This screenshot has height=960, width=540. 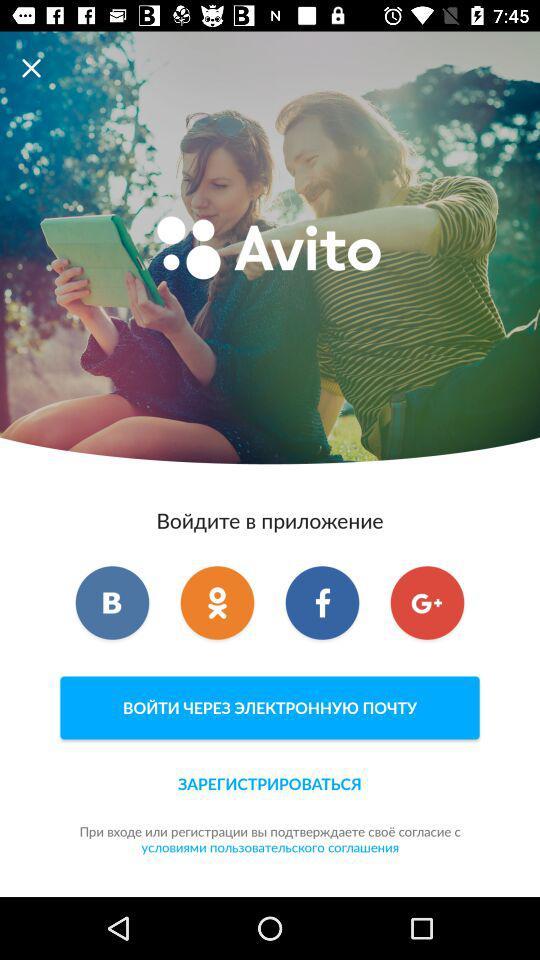 I want to click on item on the right, so click(x=426, y=601).